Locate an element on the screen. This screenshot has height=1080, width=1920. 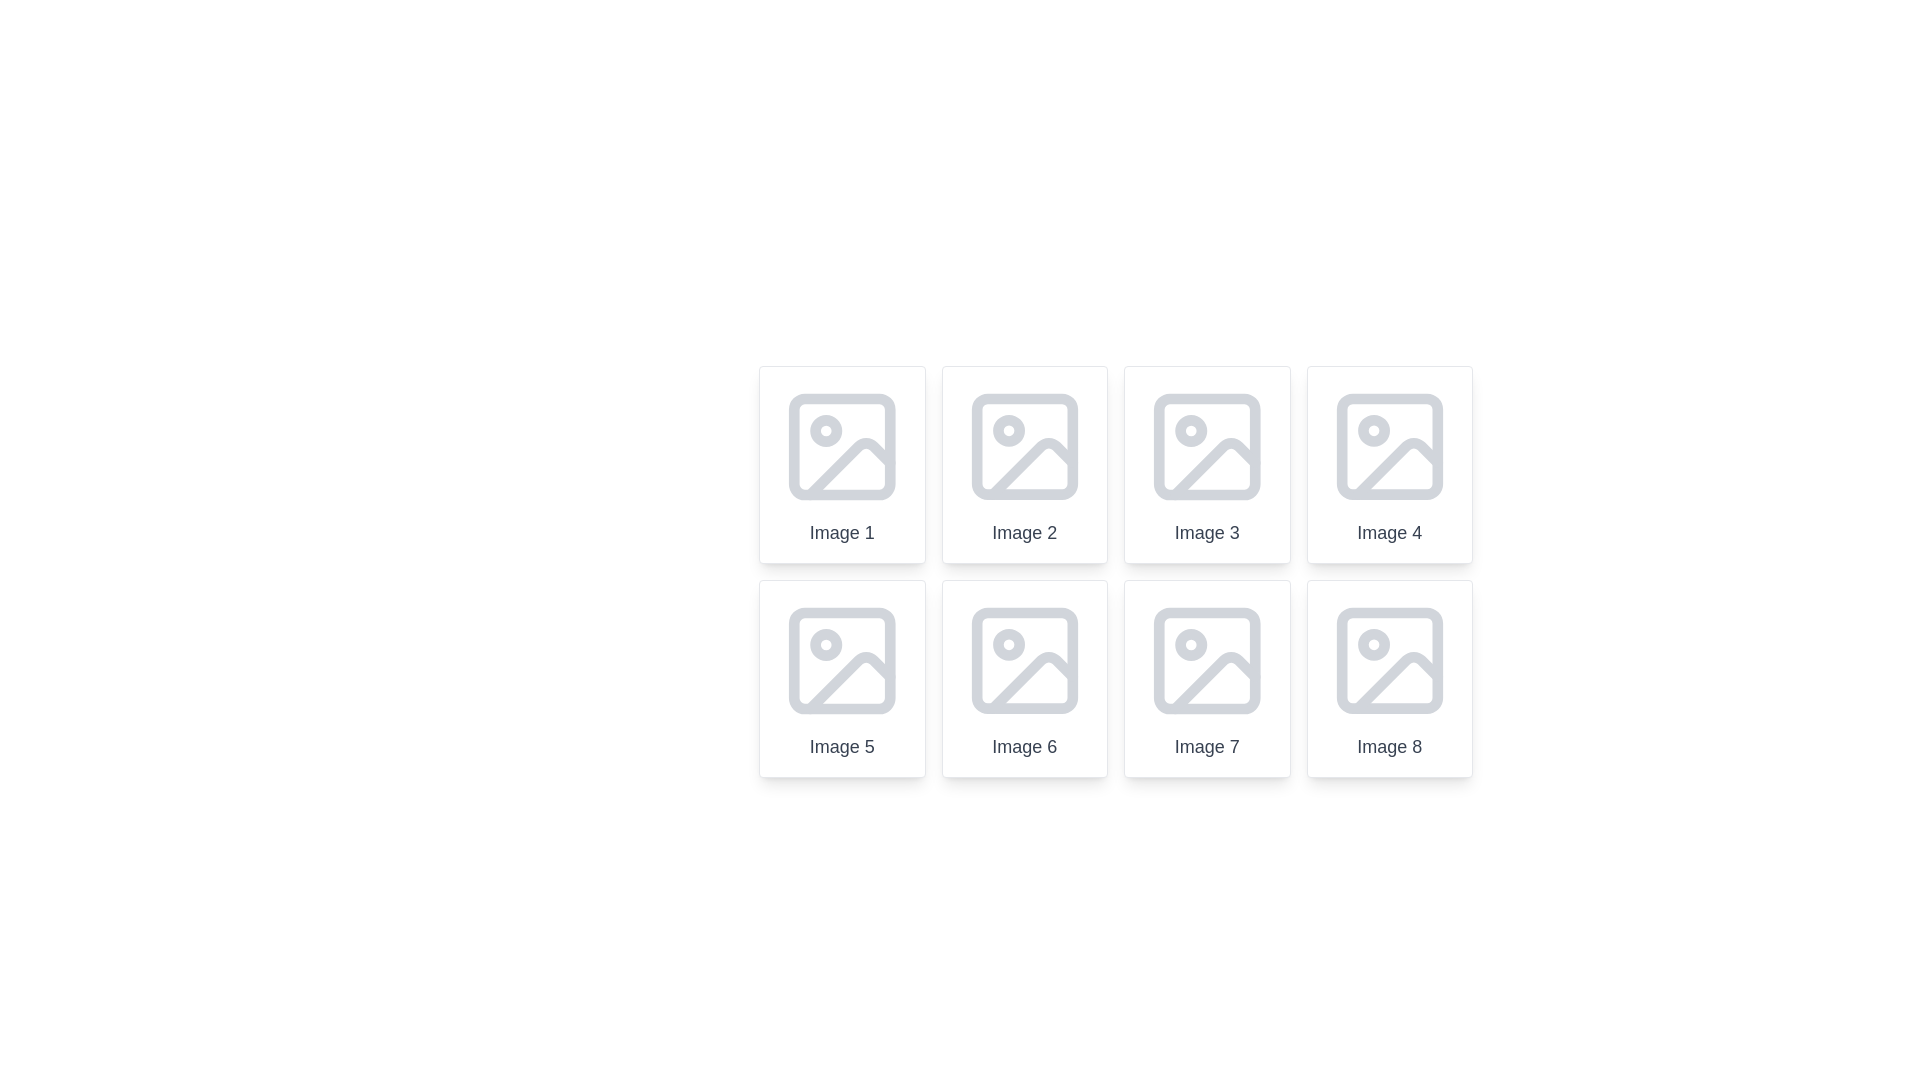
the text label displaying 'Image 1', which is centrally aligned below an icon placeholder on the first card in the top-left corner of a 4x2 grid layout is located at coordinates (842, 531).